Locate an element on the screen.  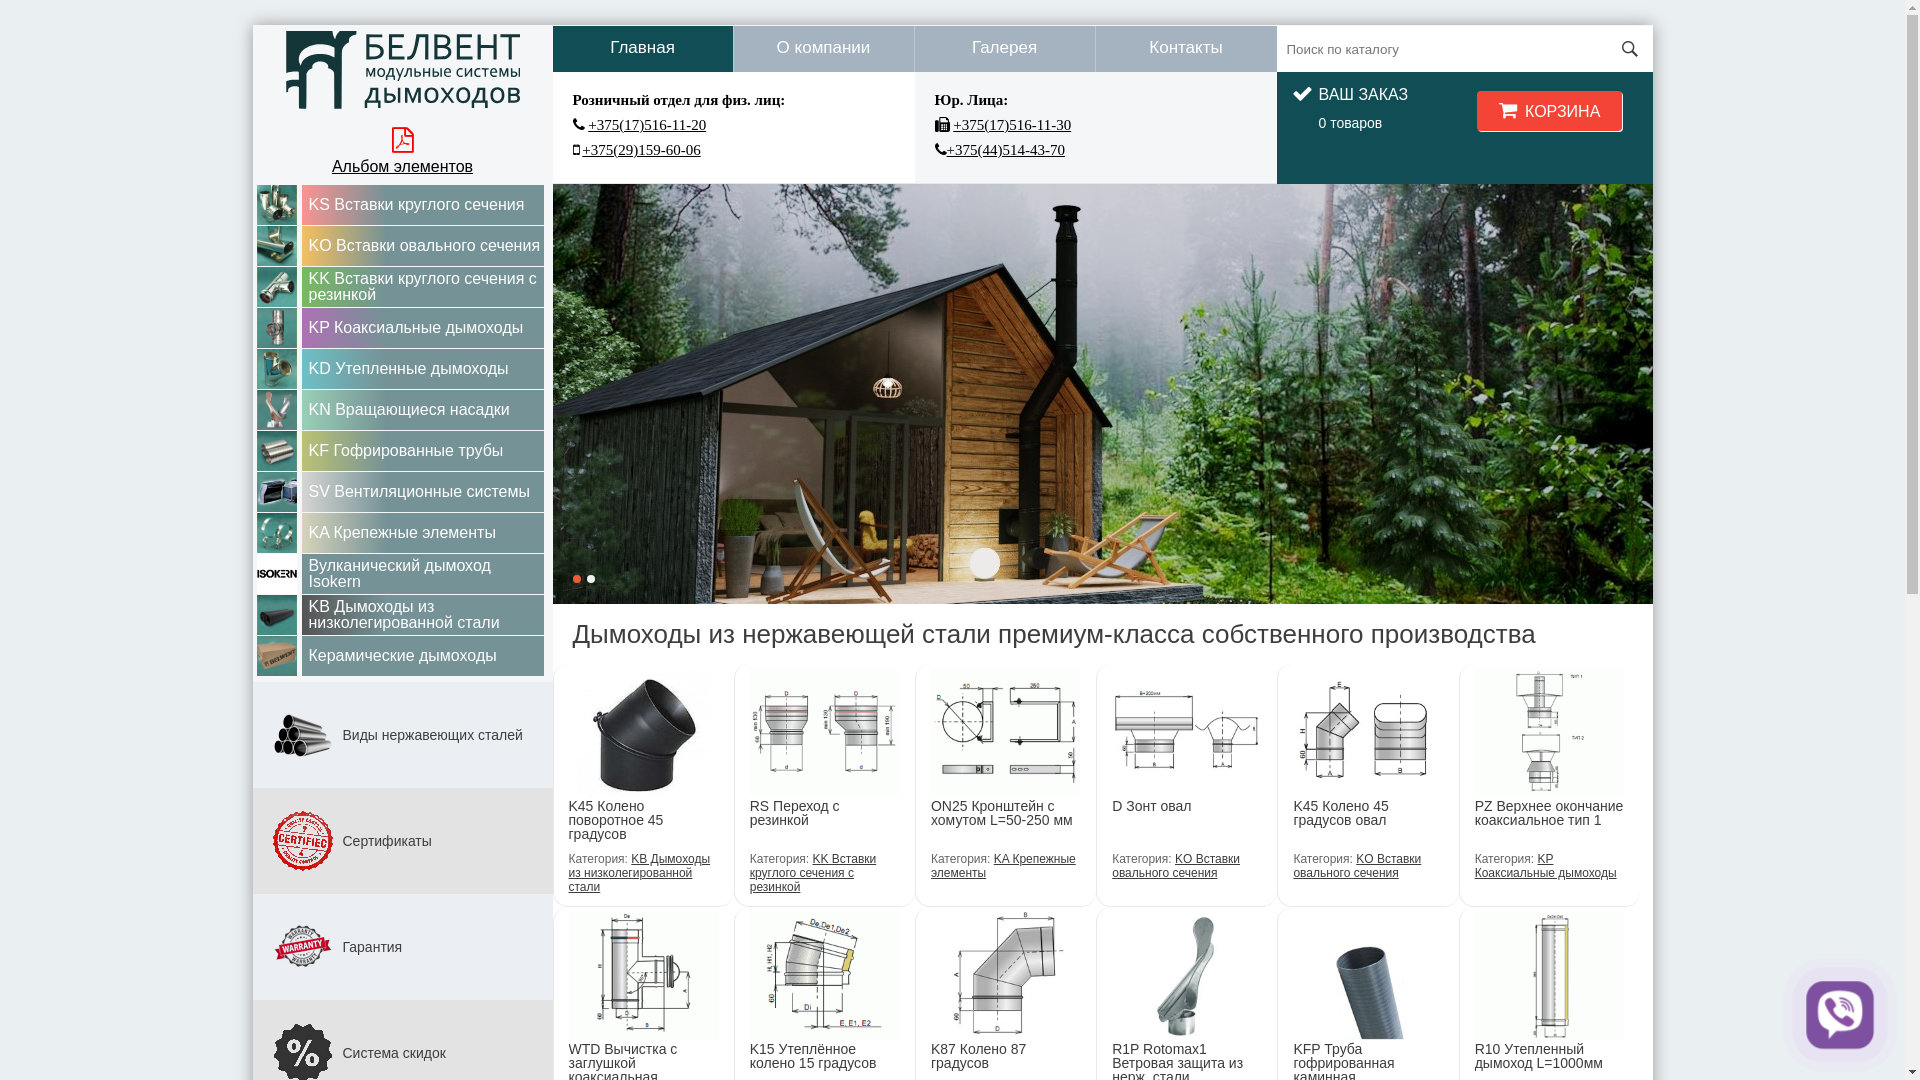
'+375(29)159-60-06' is located at coordinates (641, 149).